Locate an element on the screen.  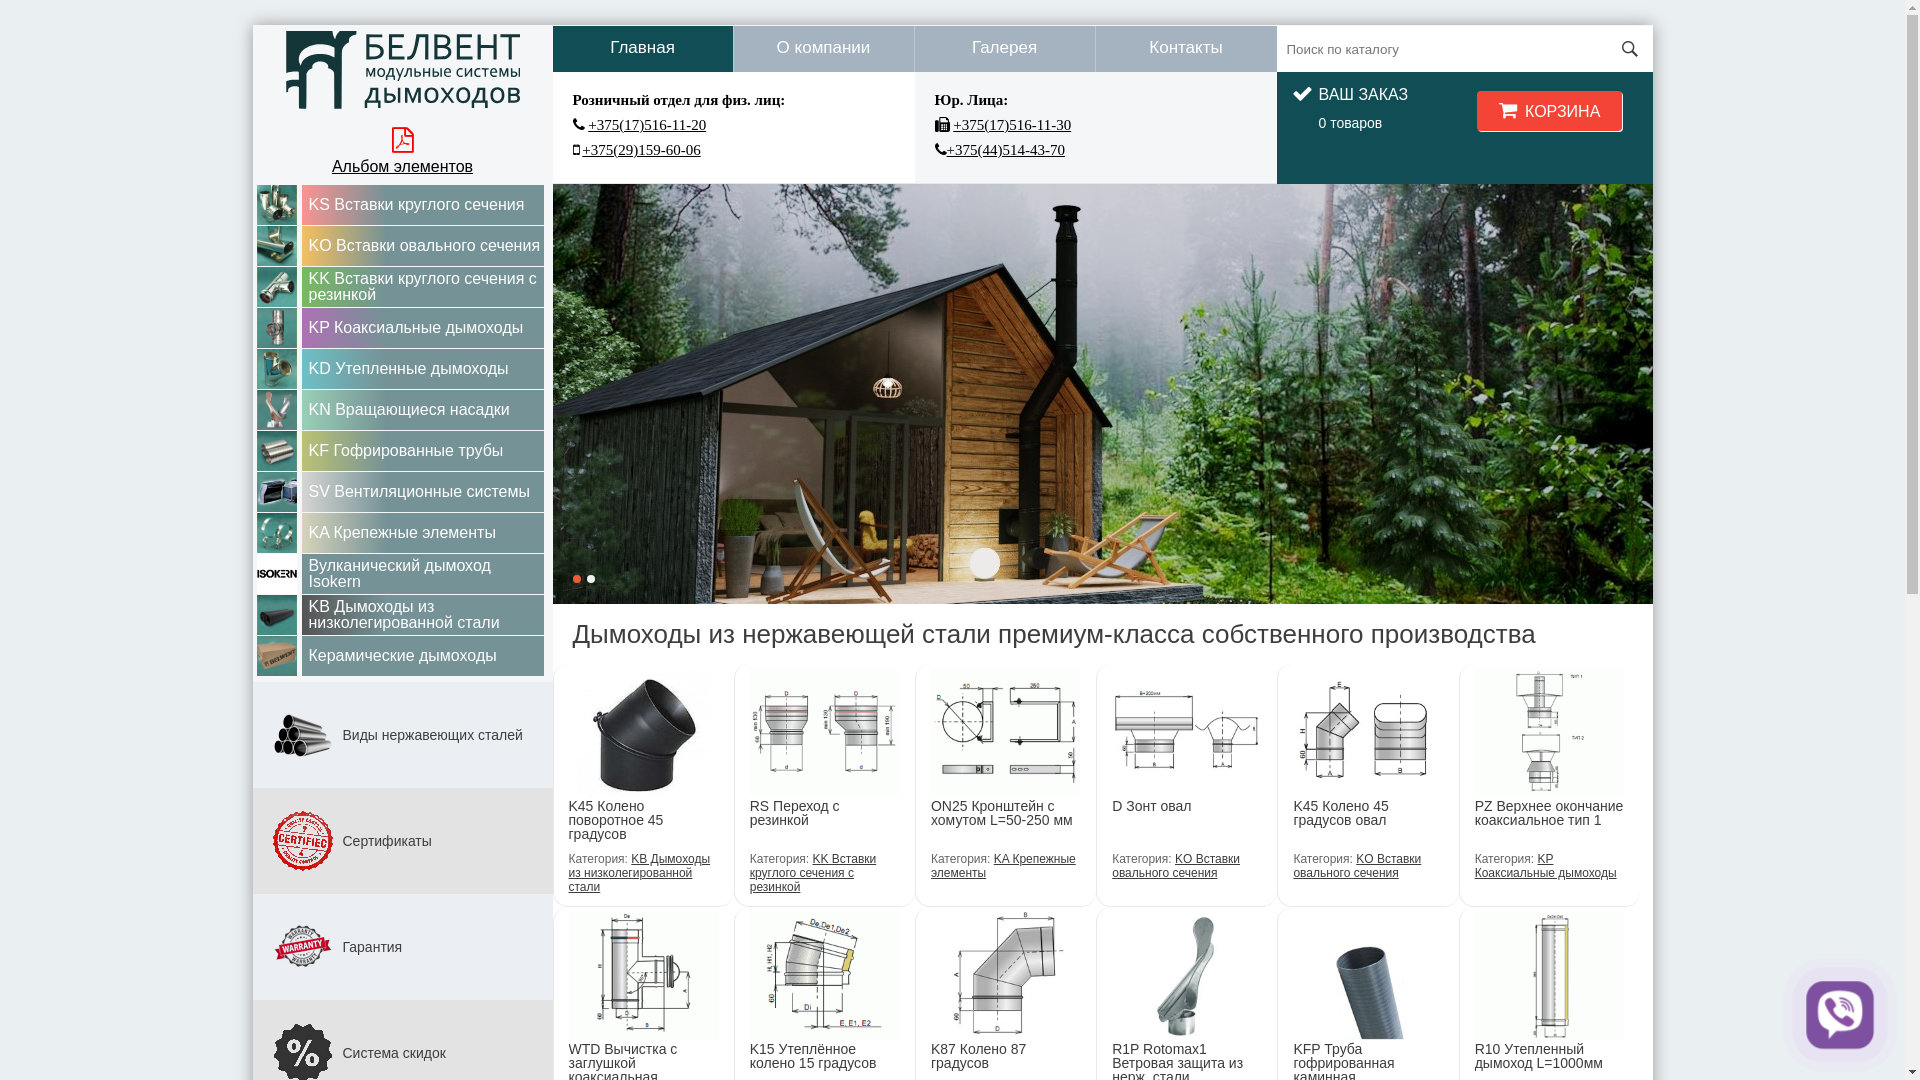
'+375(29)159-60-06' is located at coordinates (641, 149).